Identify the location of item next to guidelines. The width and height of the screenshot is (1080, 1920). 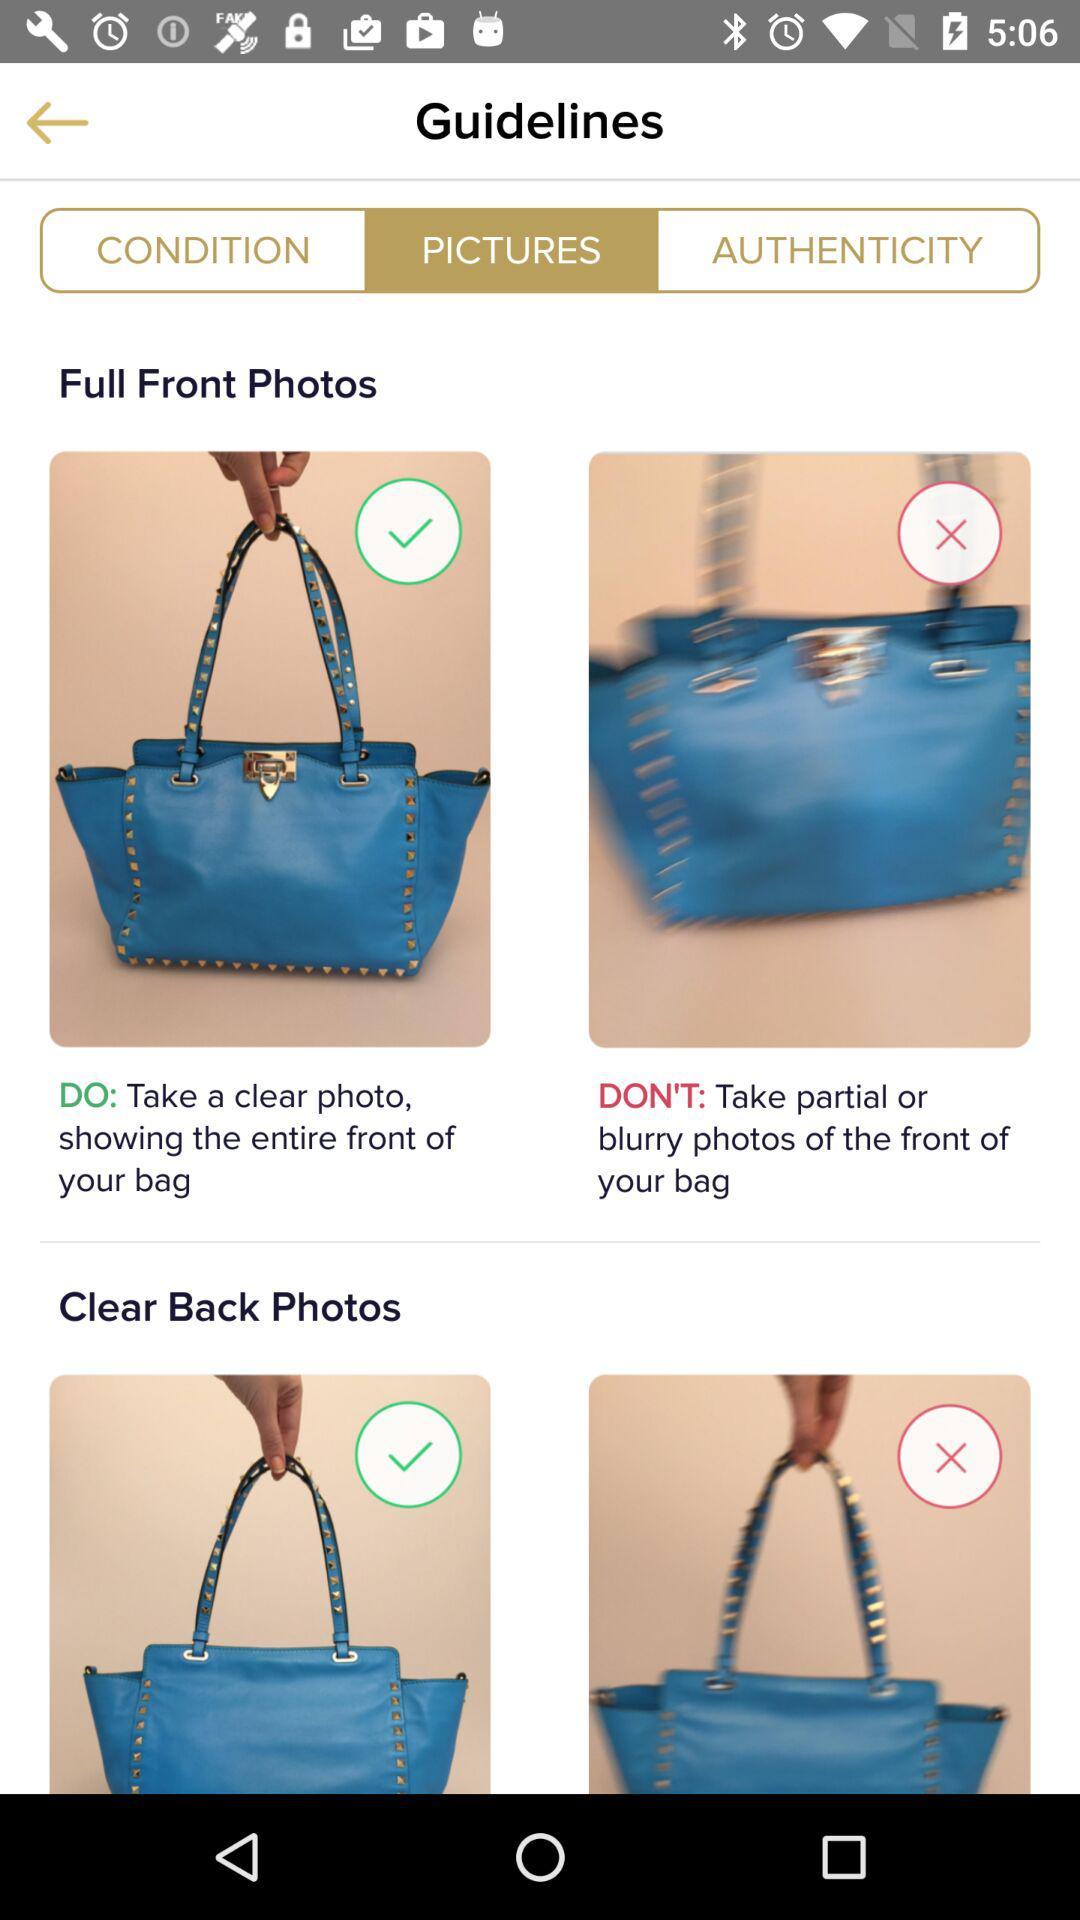
(56, 121).